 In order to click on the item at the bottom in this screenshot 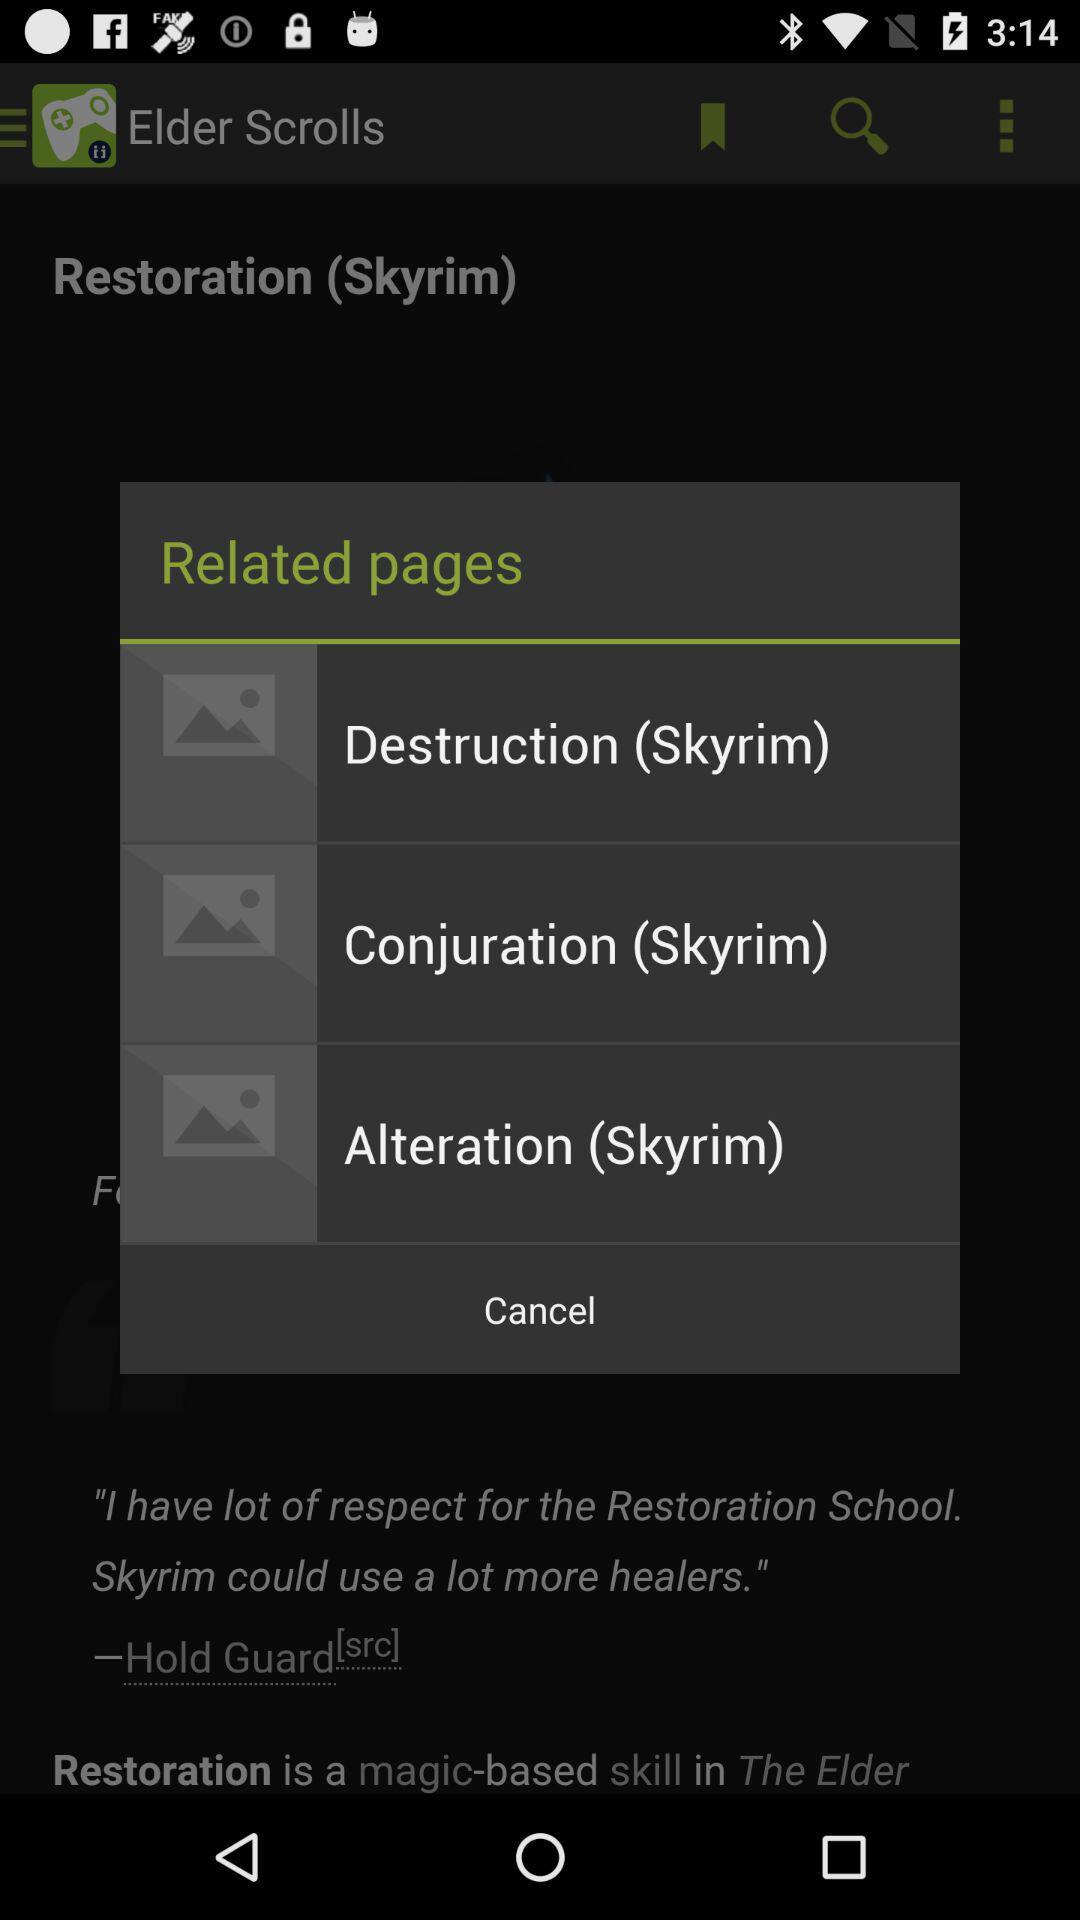, I will do `click(540, 1309)`.